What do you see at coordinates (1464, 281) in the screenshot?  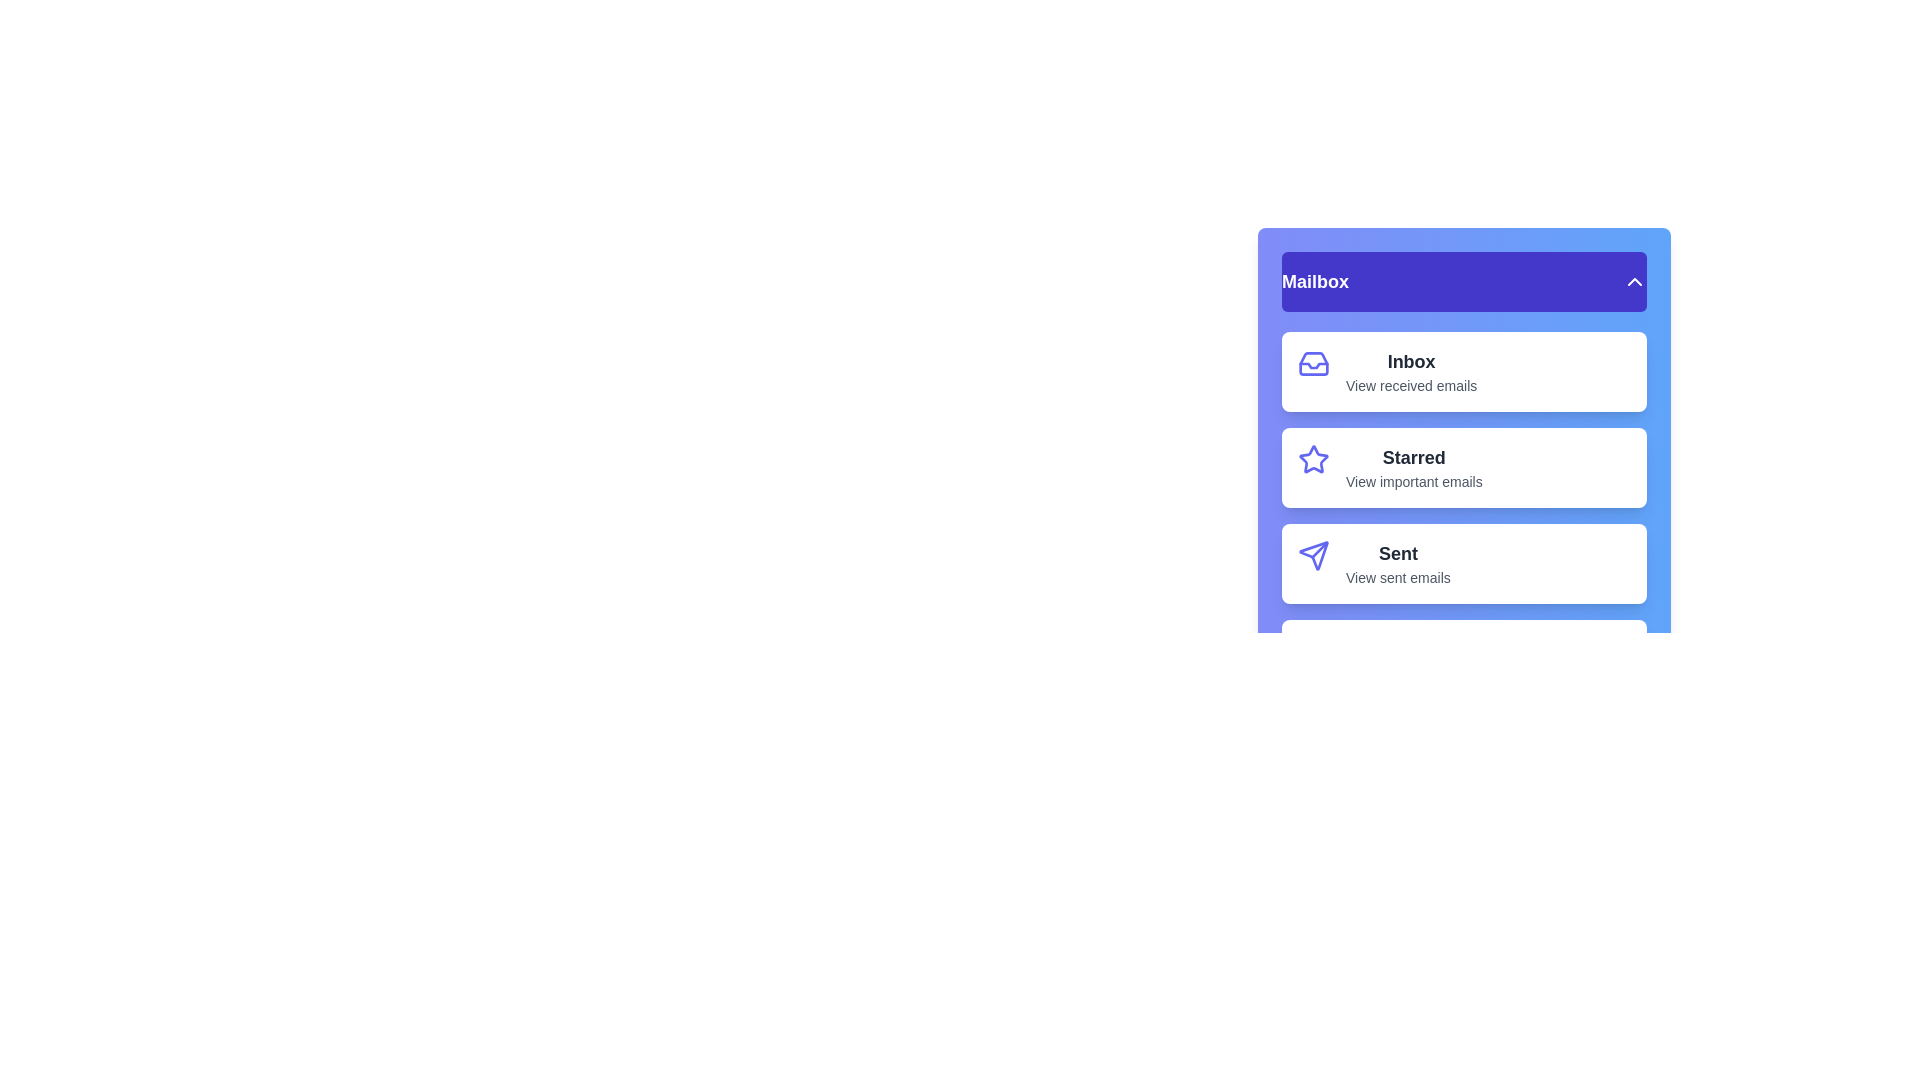 I see `the 'Mailbox' button to toggle the menu visibility` at bounding box center [1464, 281].